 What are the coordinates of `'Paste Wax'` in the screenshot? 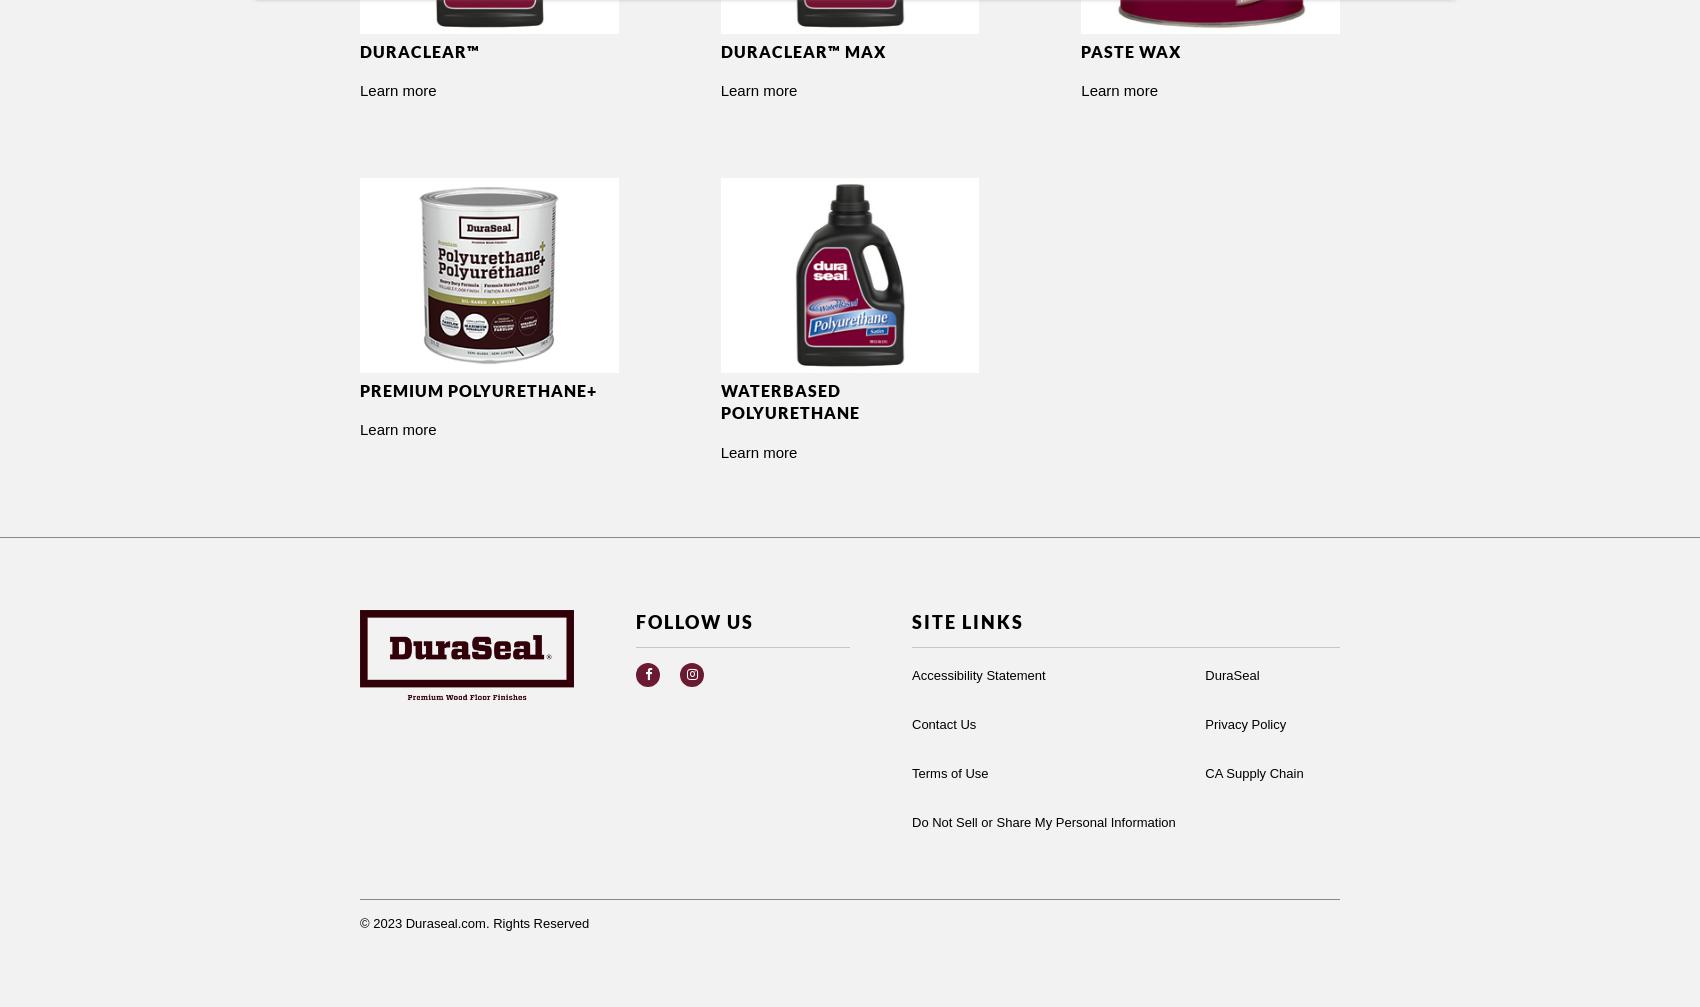 It's located at (1131, 51).